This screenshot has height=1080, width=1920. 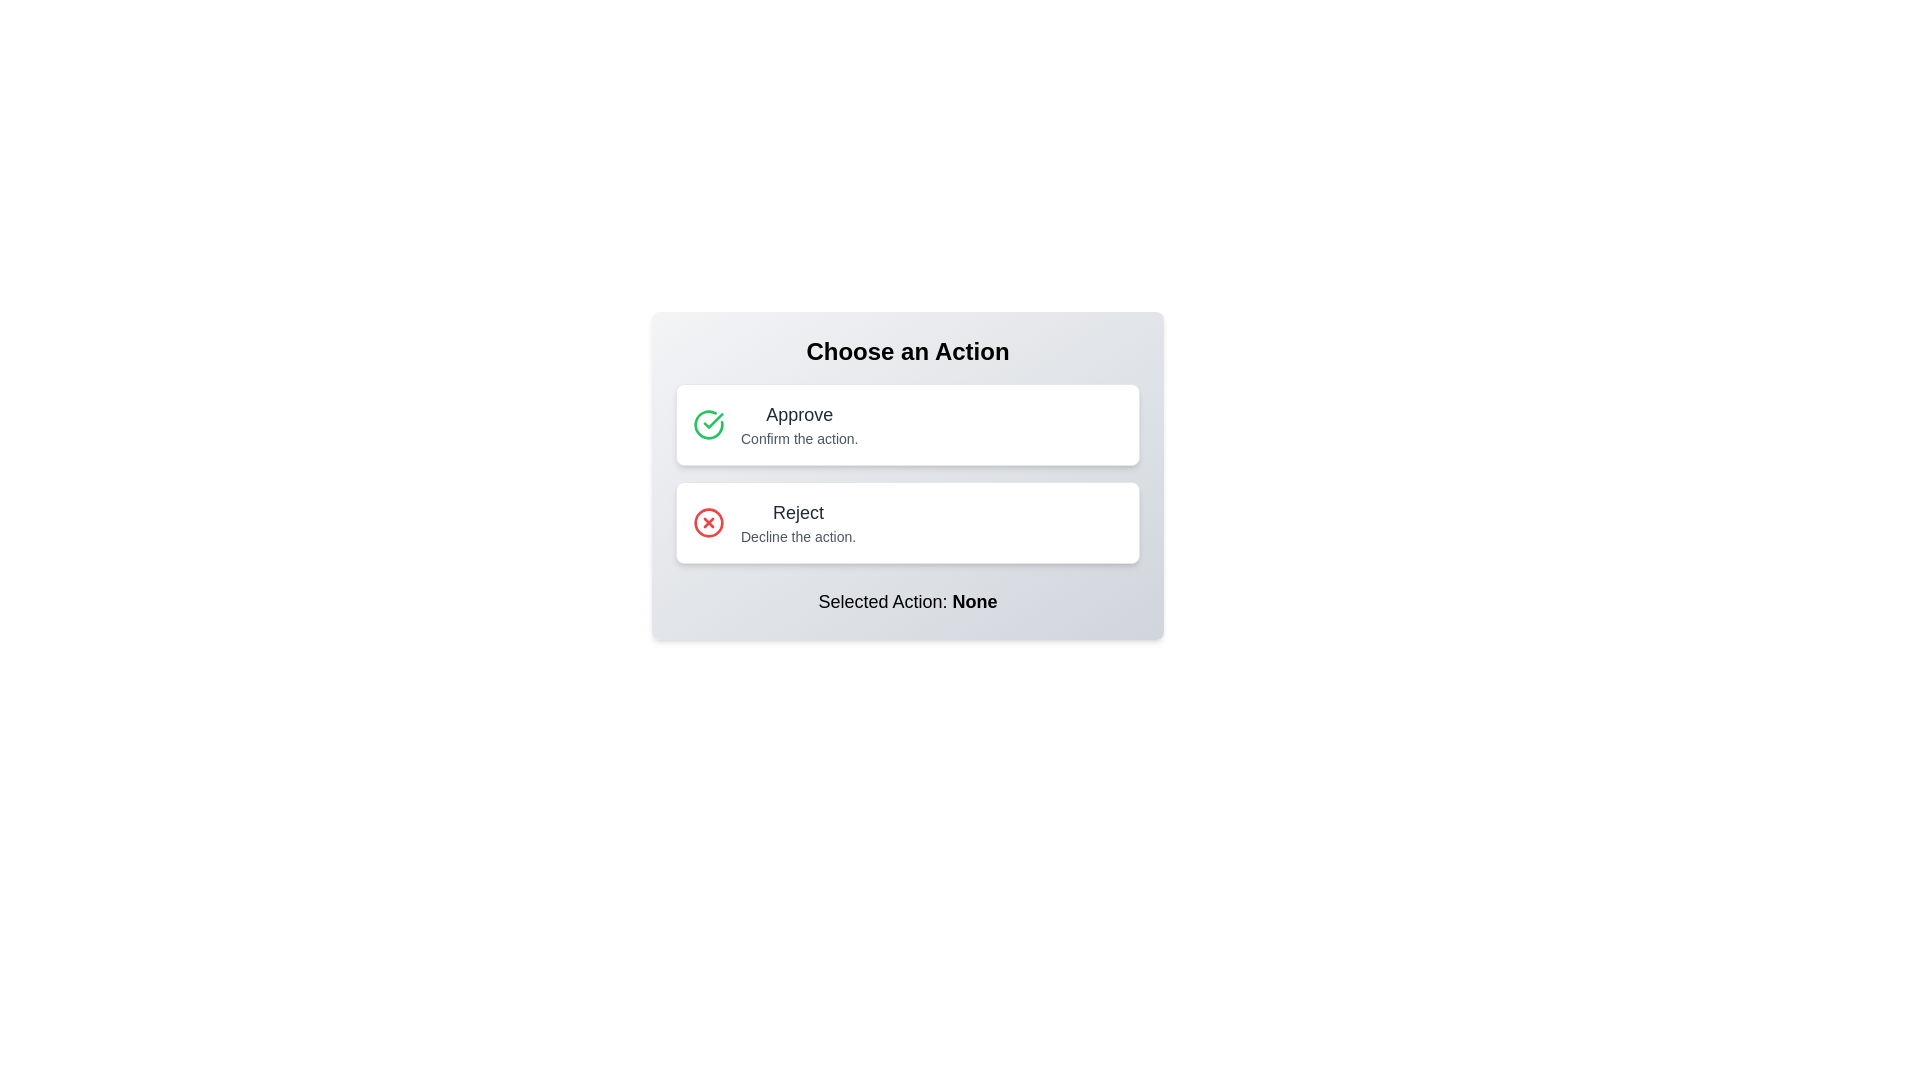 What do you see at coordinates (906, 423) in the screenshot?
I see `the action approve by clicking the respective button` at bounding box center [906, 423].